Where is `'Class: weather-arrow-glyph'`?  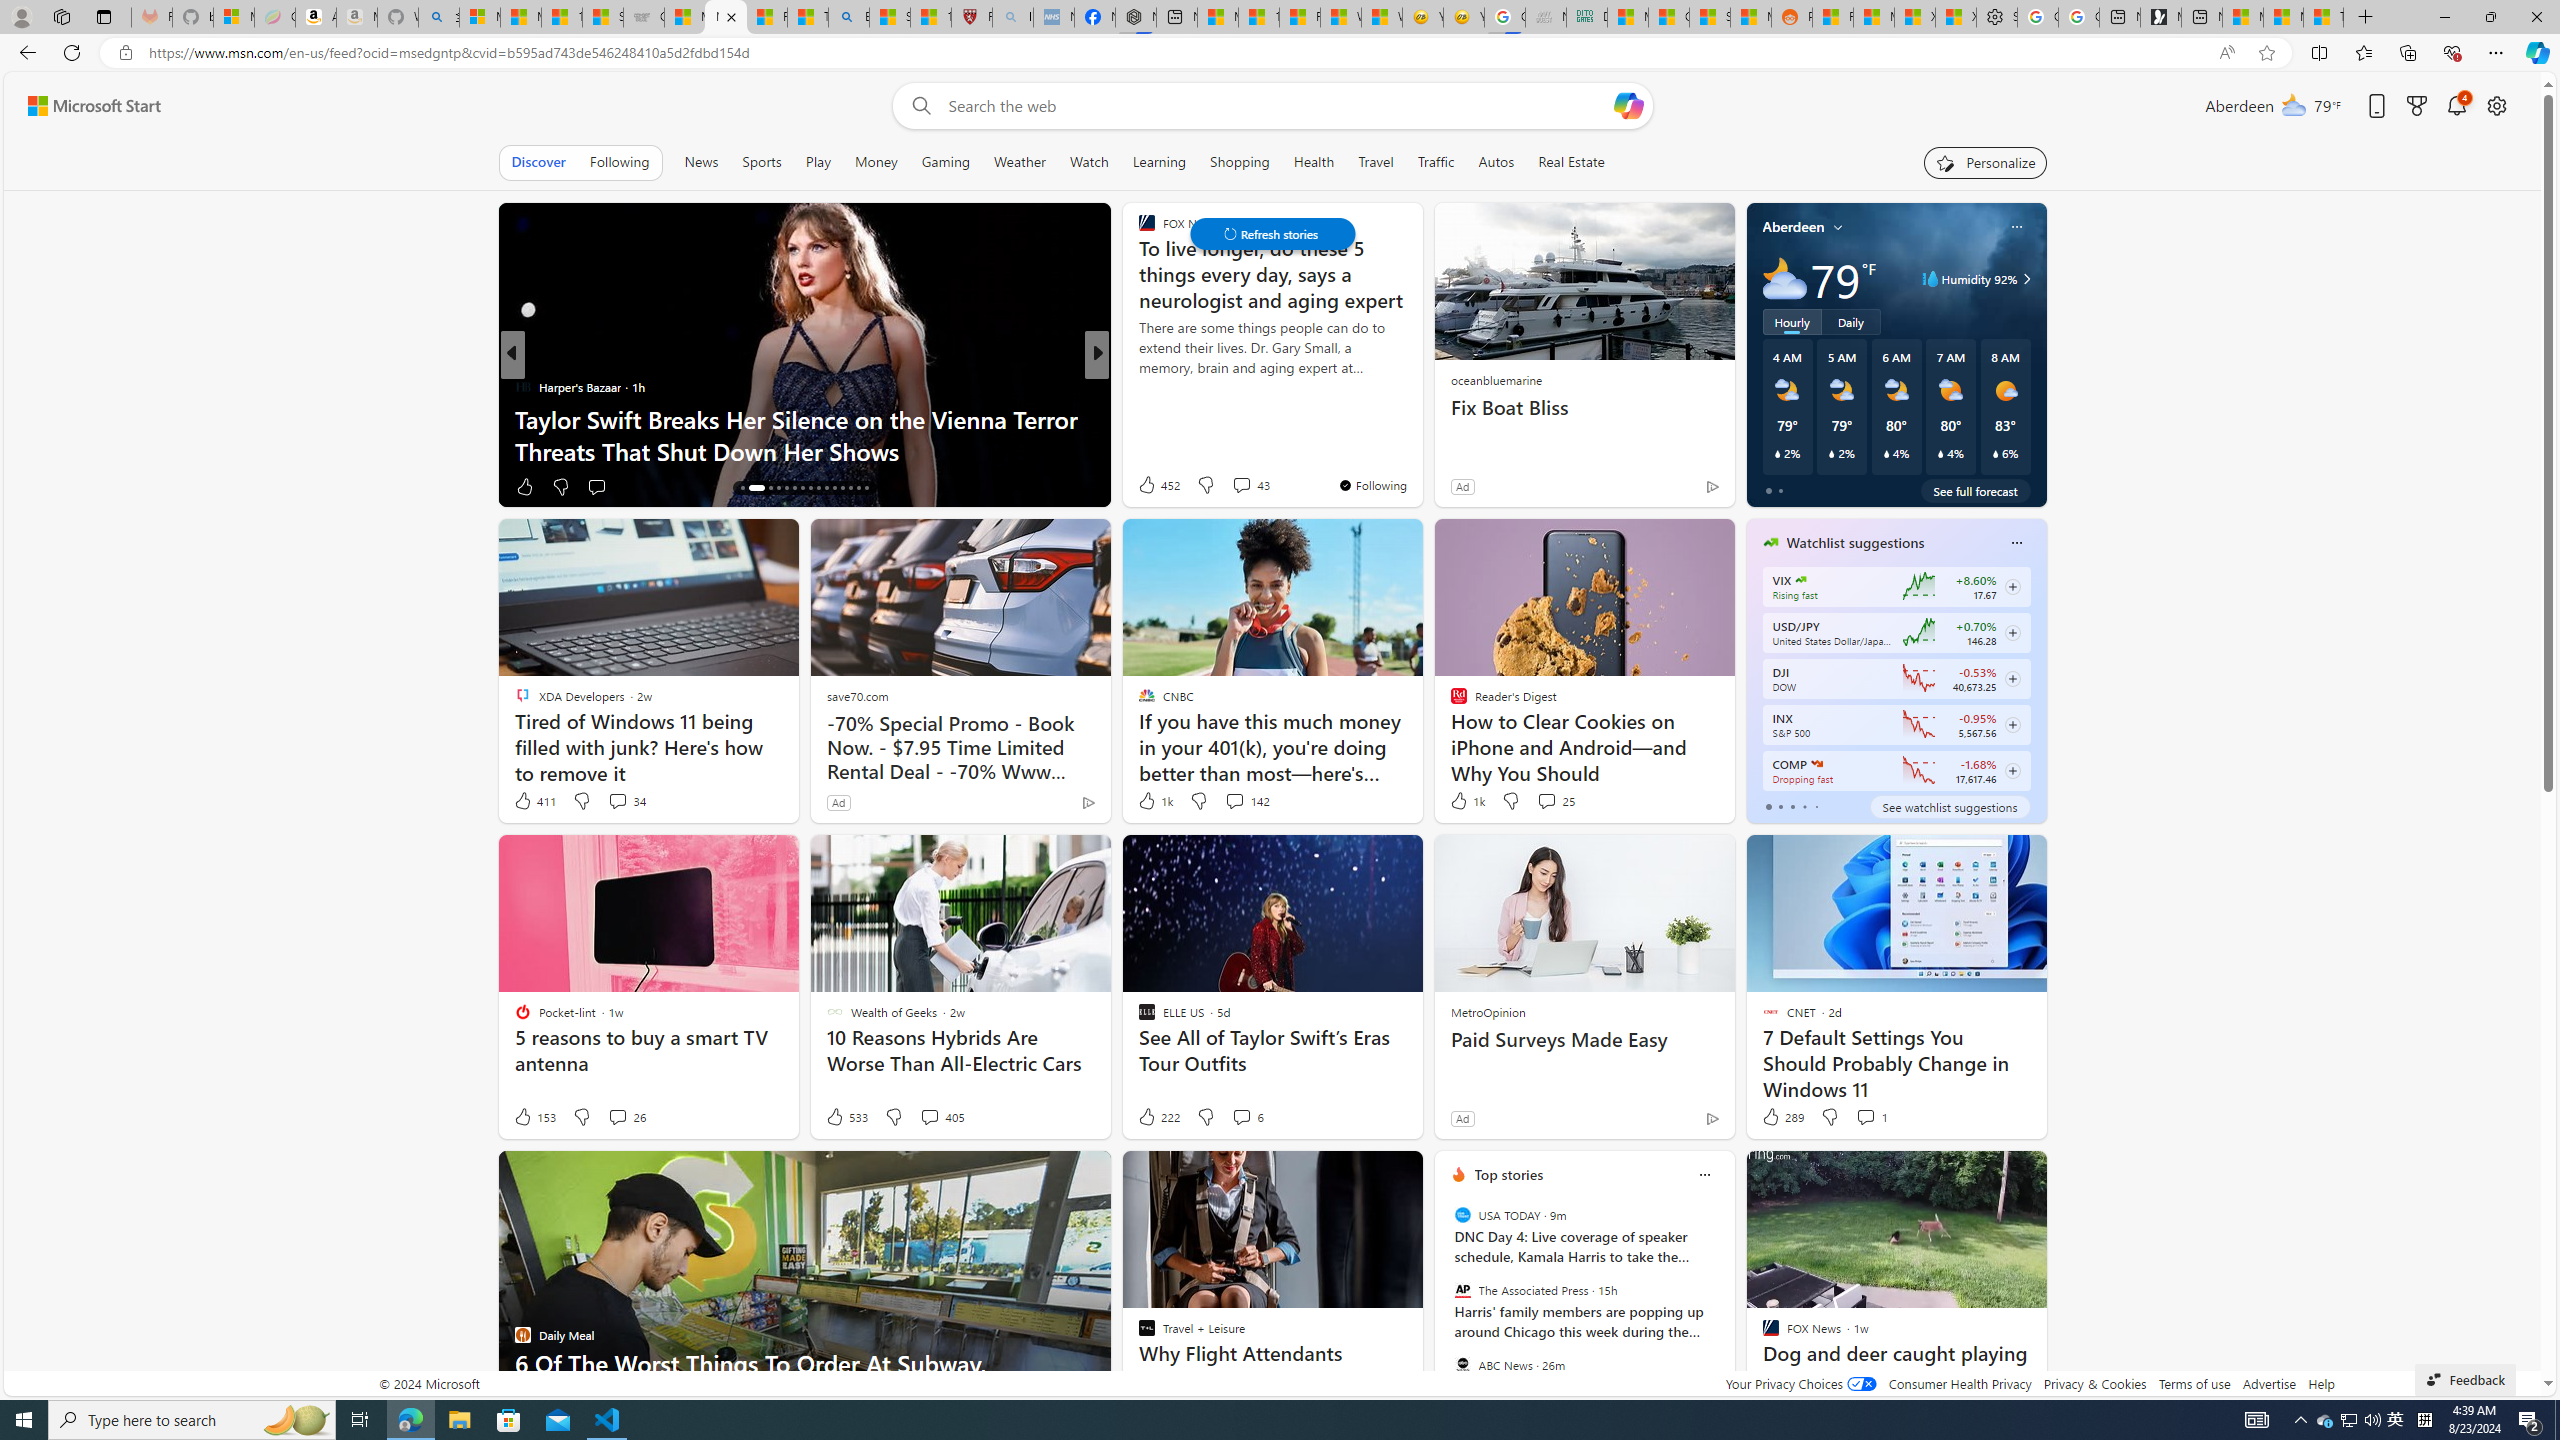
'Class: weather-arrow-glyph' is located at coordinates (2025, 279).